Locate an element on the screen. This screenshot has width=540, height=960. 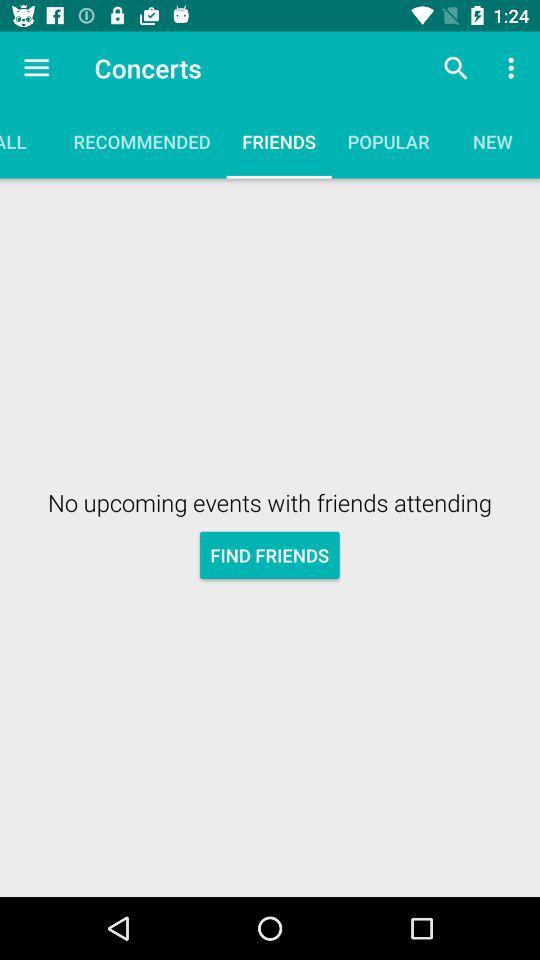
the icon below no upcoming events item is located at coordinates (269, 555).